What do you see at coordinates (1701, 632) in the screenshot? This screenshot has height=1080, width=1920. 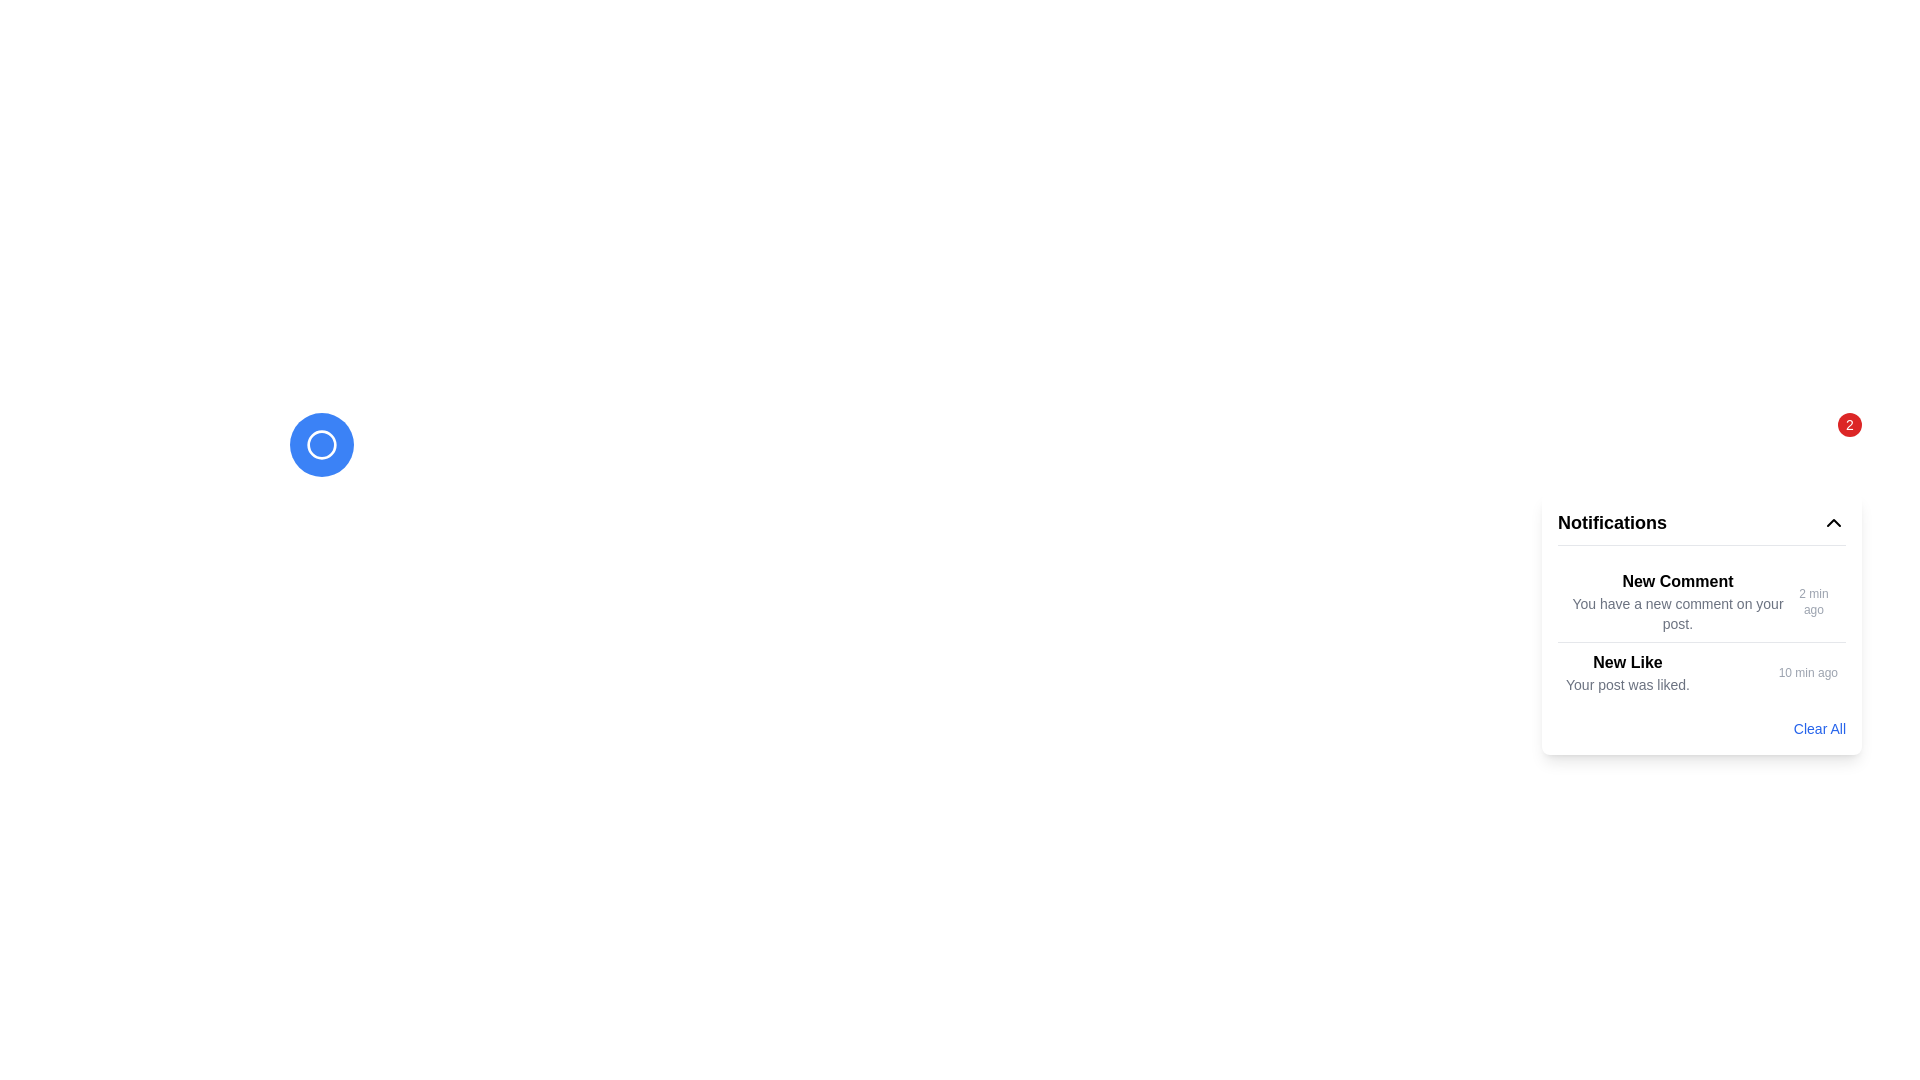 I see `the second interactive list item within the notification panel` at bounding box center [1701, 632].